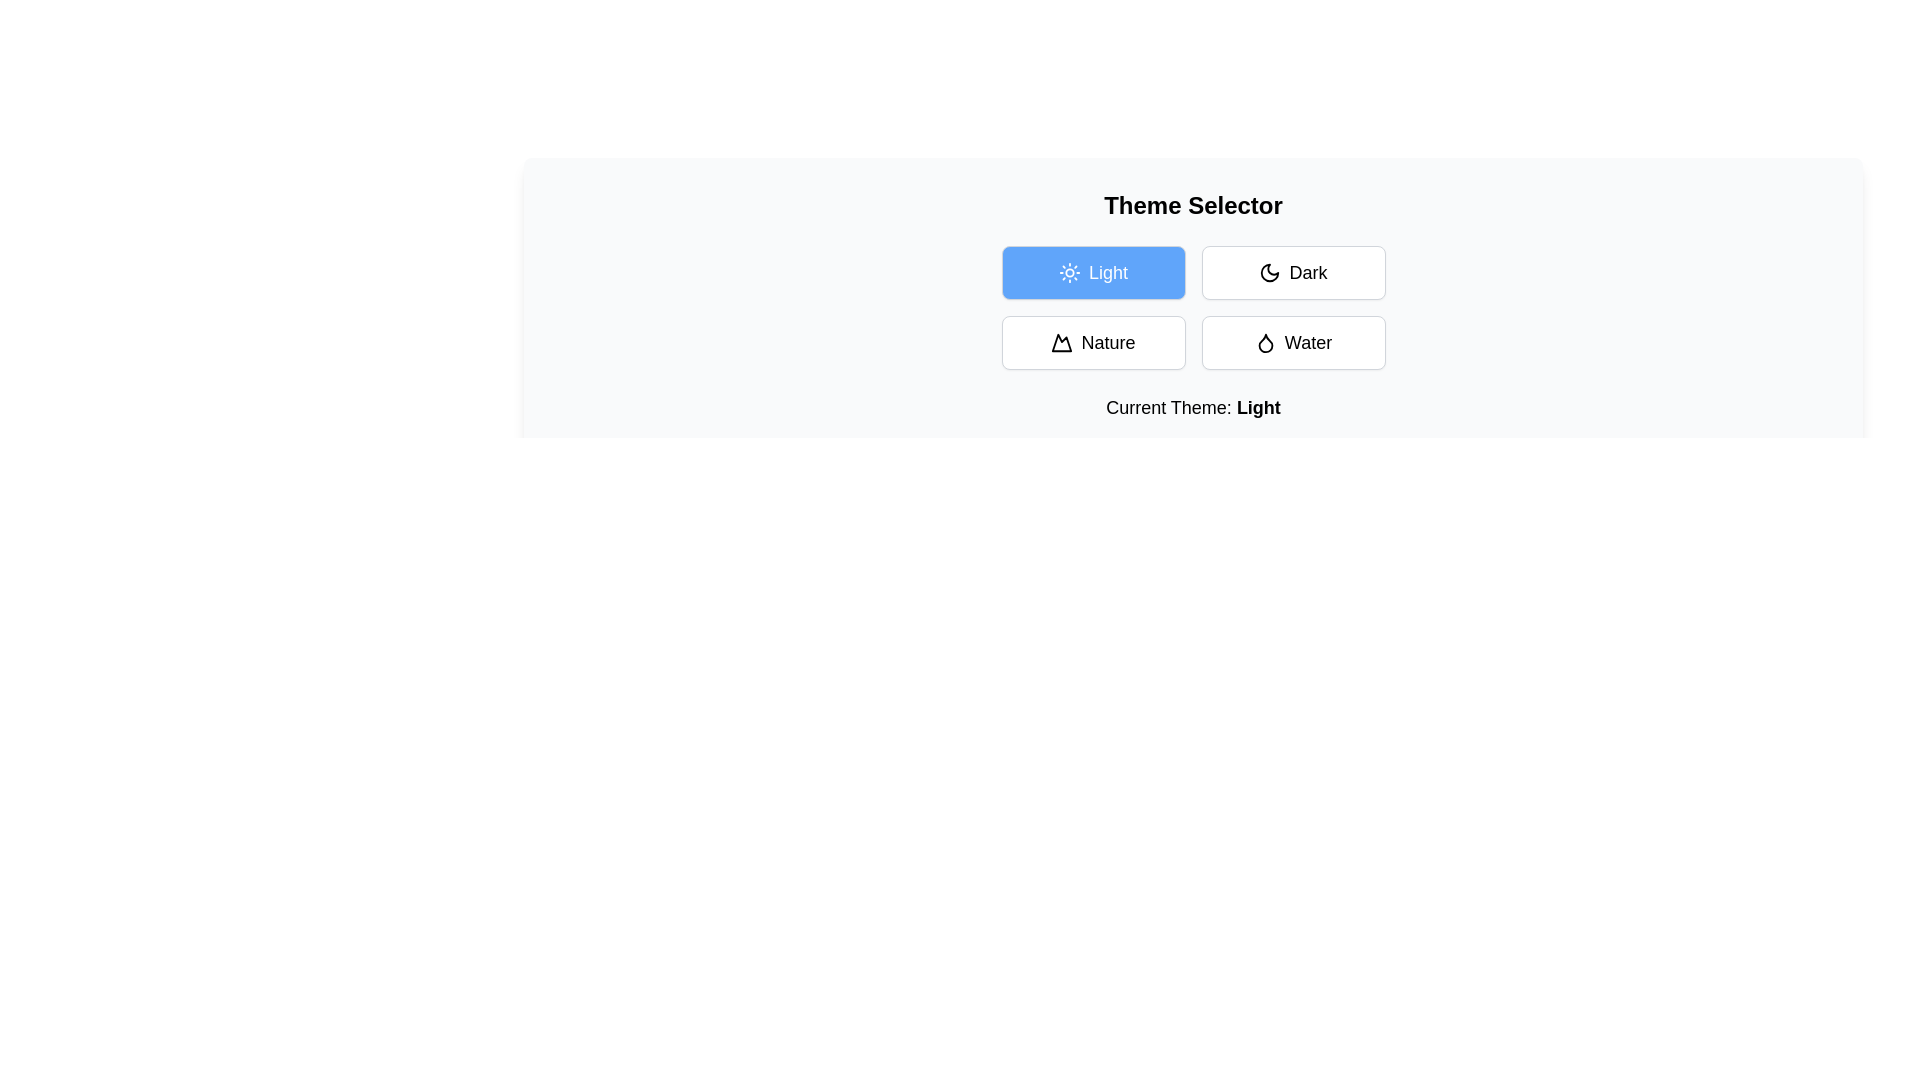 The width and height of the screenshot is (1920, 1080). Describe the element at coordinates (1269, 273) in the screenshot. I see `the 'Dark' theme button, which visually represents the 'Dark' theme option, located in the second column of the top row of theme buttons` at that location.